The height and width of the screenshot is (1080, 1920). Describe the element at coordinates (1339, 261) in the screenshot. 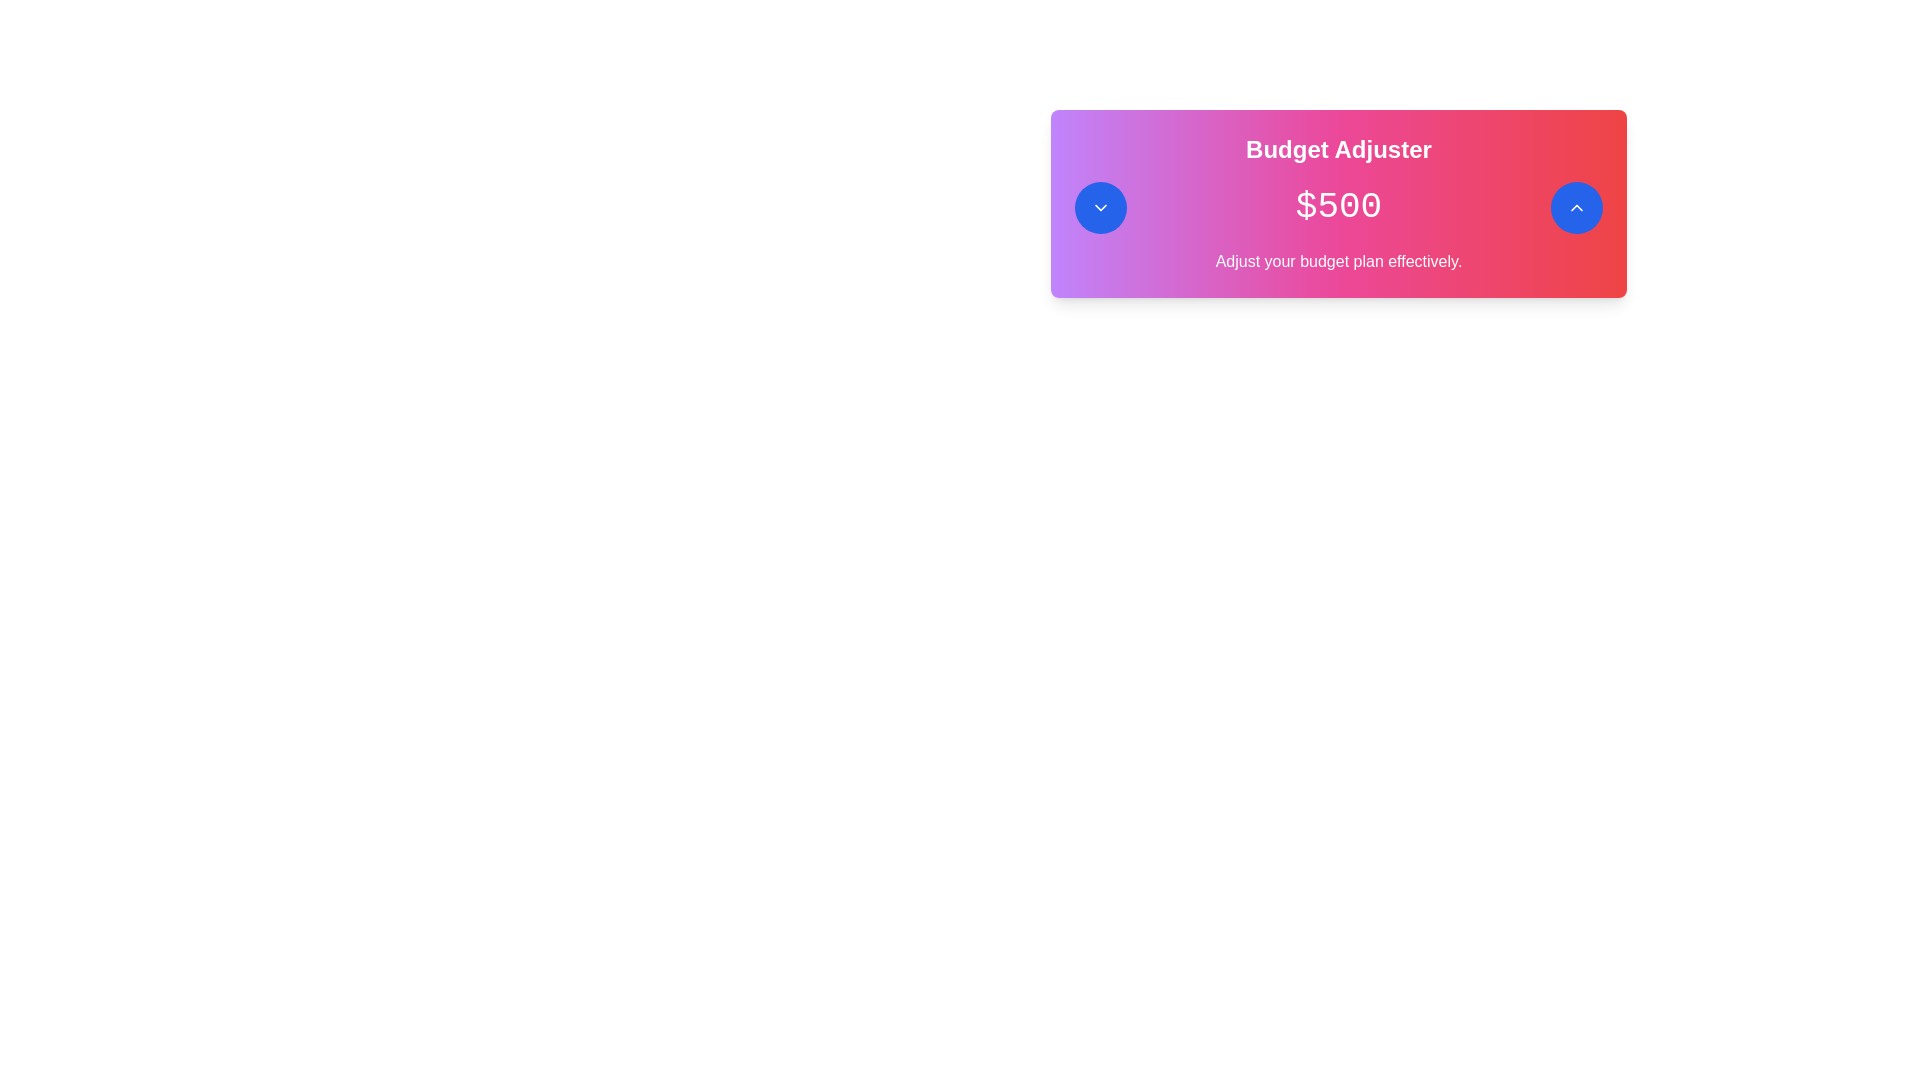

I see `the text label displaying 'Adjust your budget plan effectively.' which is located beneath the 'Budget Adjuster' heading and the monetary amount '$500'` at that location.